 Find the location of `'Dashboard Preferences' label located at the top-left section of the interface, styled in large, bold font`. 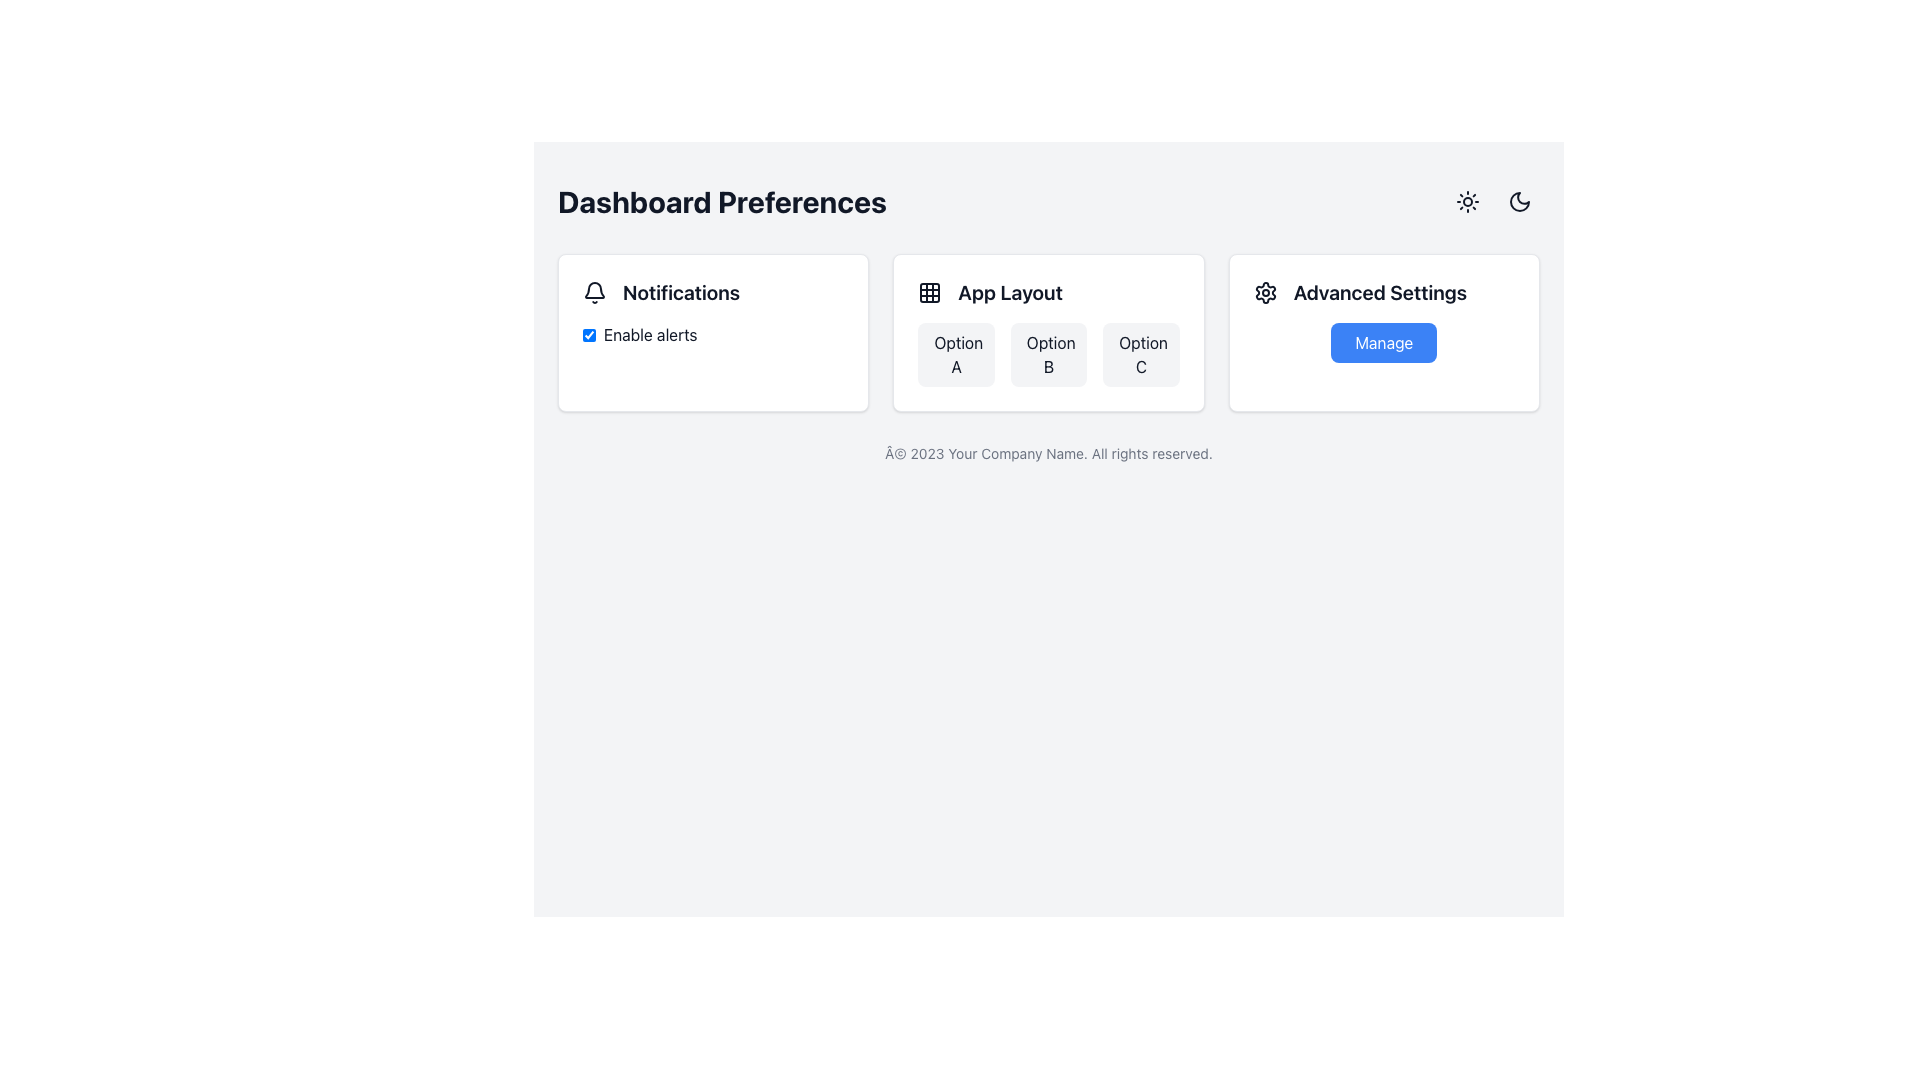

'Dashboard Preferences' label located at the top-left section of the interface, styled in large, bold font is located at coordinates (721, 201).